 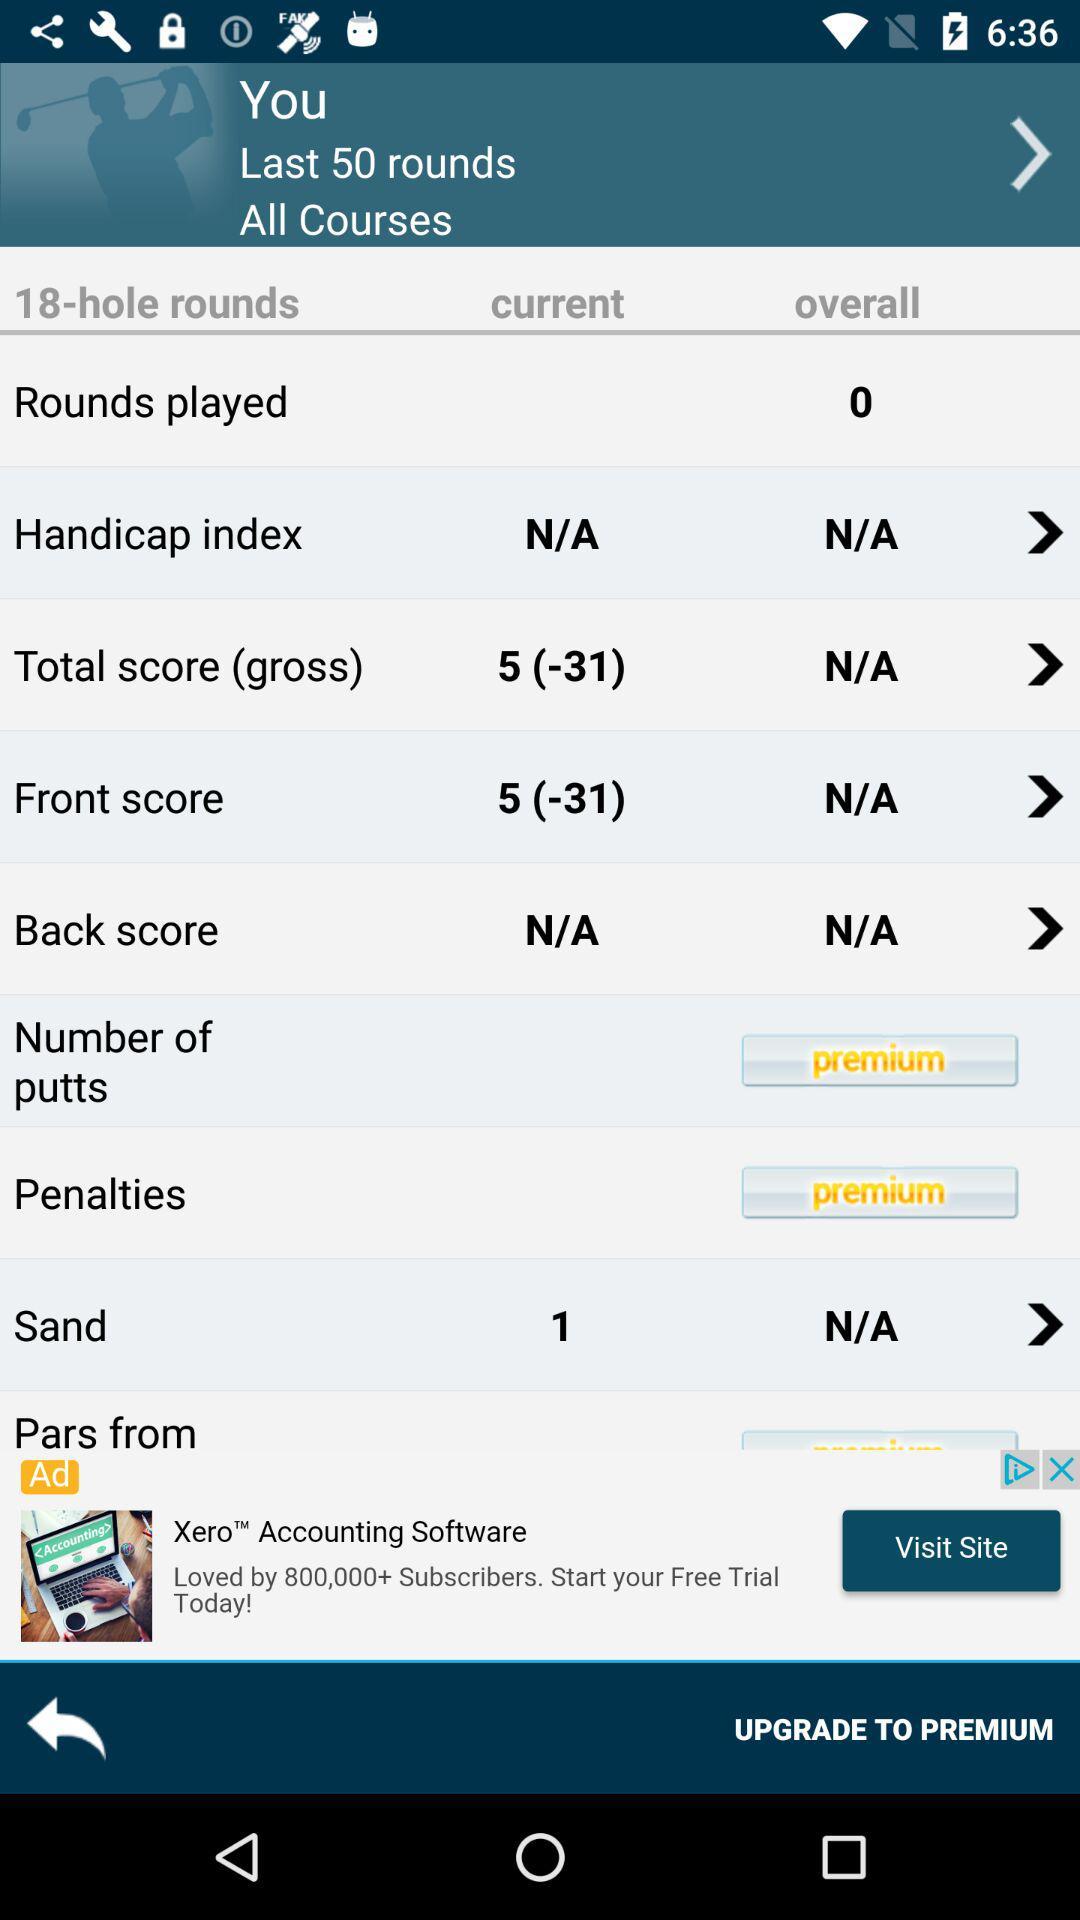 I want to click on advertisement page, so click(x=540, y=1553).